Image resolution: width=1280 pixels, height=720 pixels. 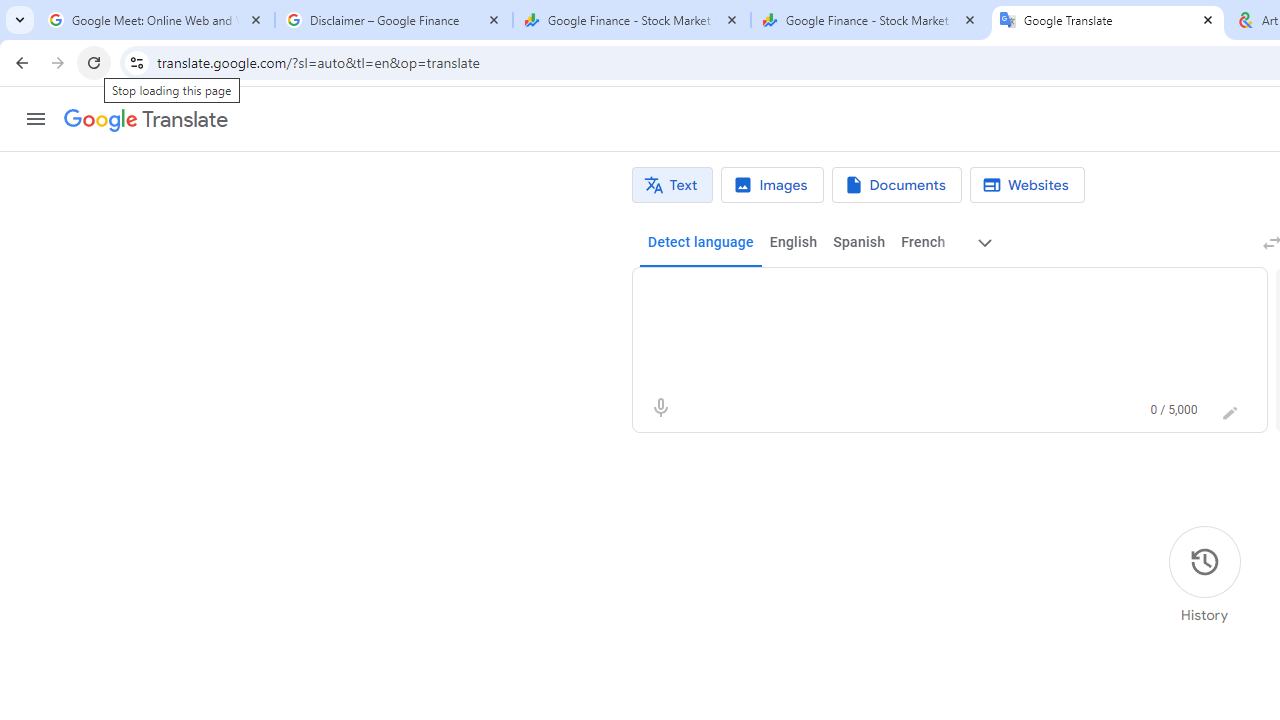 What do you see at coordinates (858, 242) in the screenshot?
I see `'Spanish'` at bounding box center [858, 242].